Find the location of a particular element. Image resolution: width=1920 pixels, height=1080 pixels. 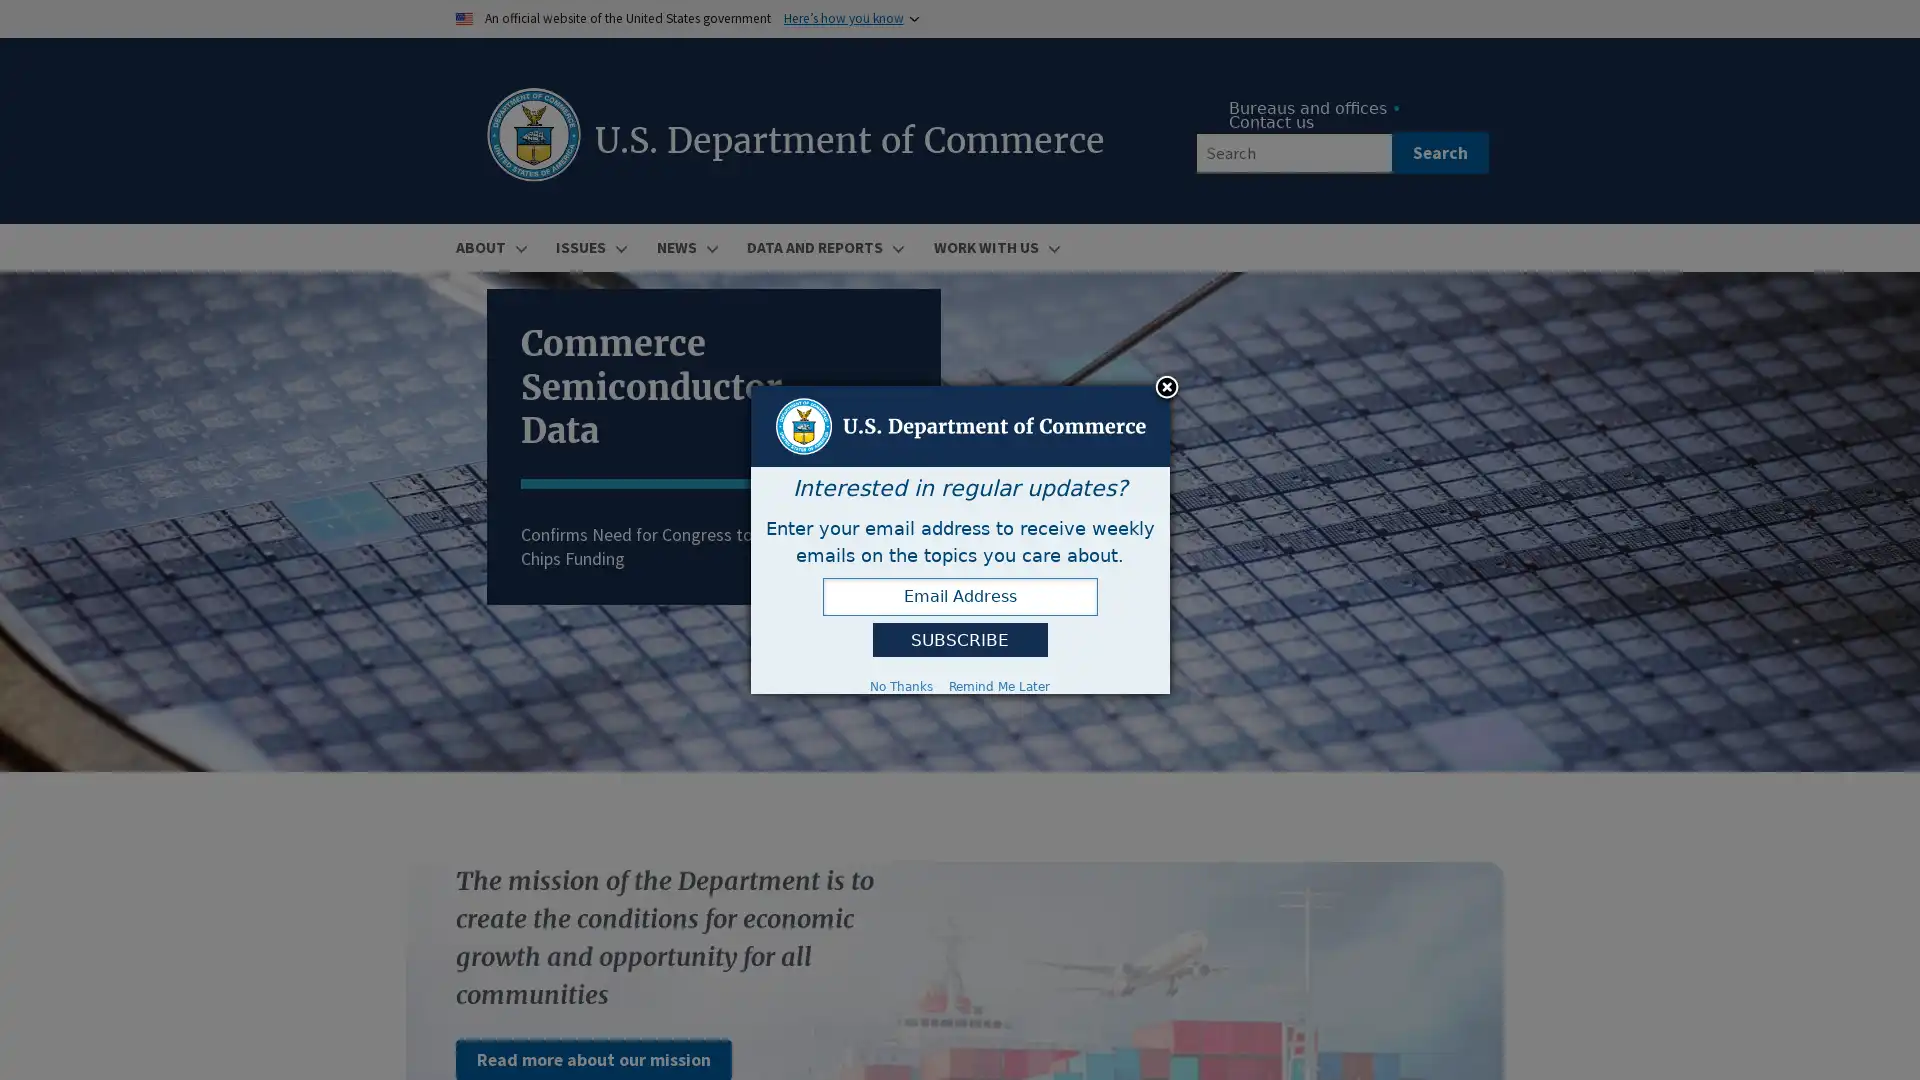

Remind Me Later is located at coordinates (999, 685).